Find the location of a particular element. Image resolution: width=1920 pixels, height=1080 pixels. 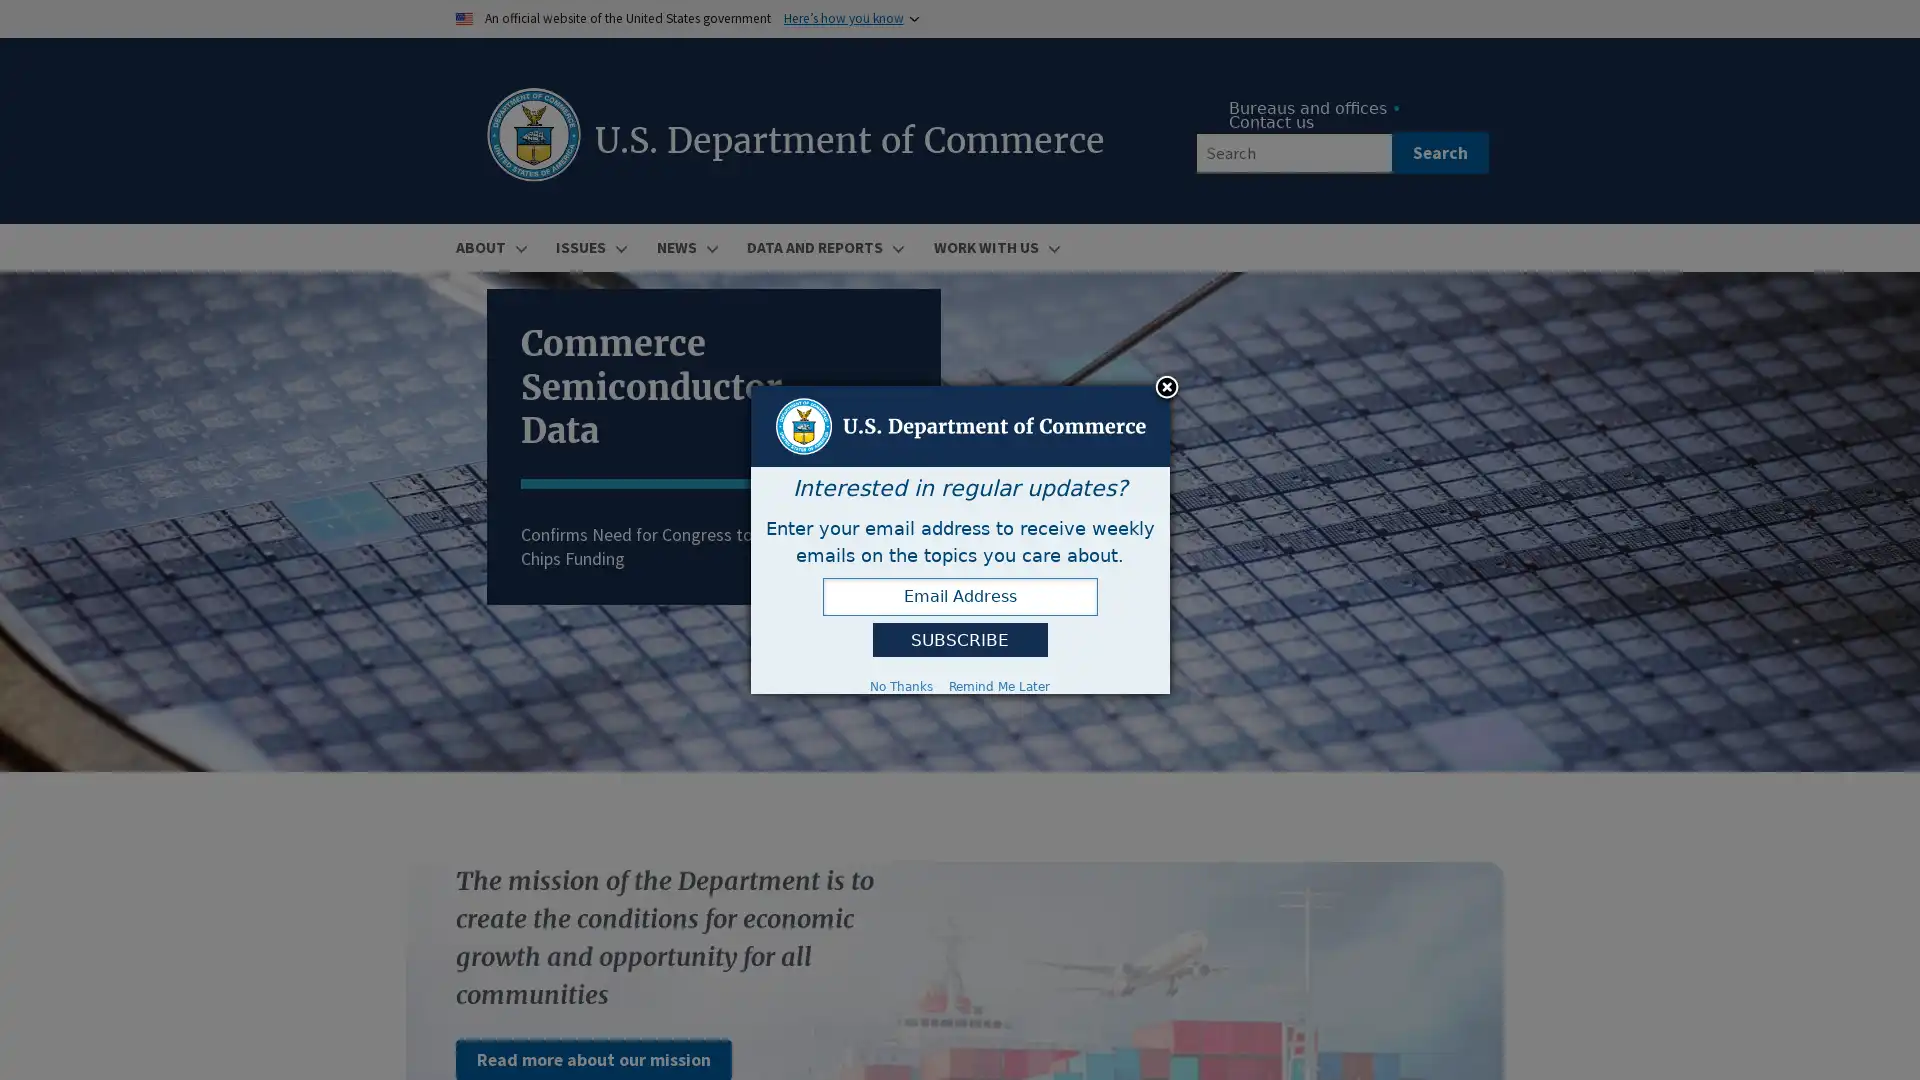

Remind Me Later is located at coordinates (999, 685).